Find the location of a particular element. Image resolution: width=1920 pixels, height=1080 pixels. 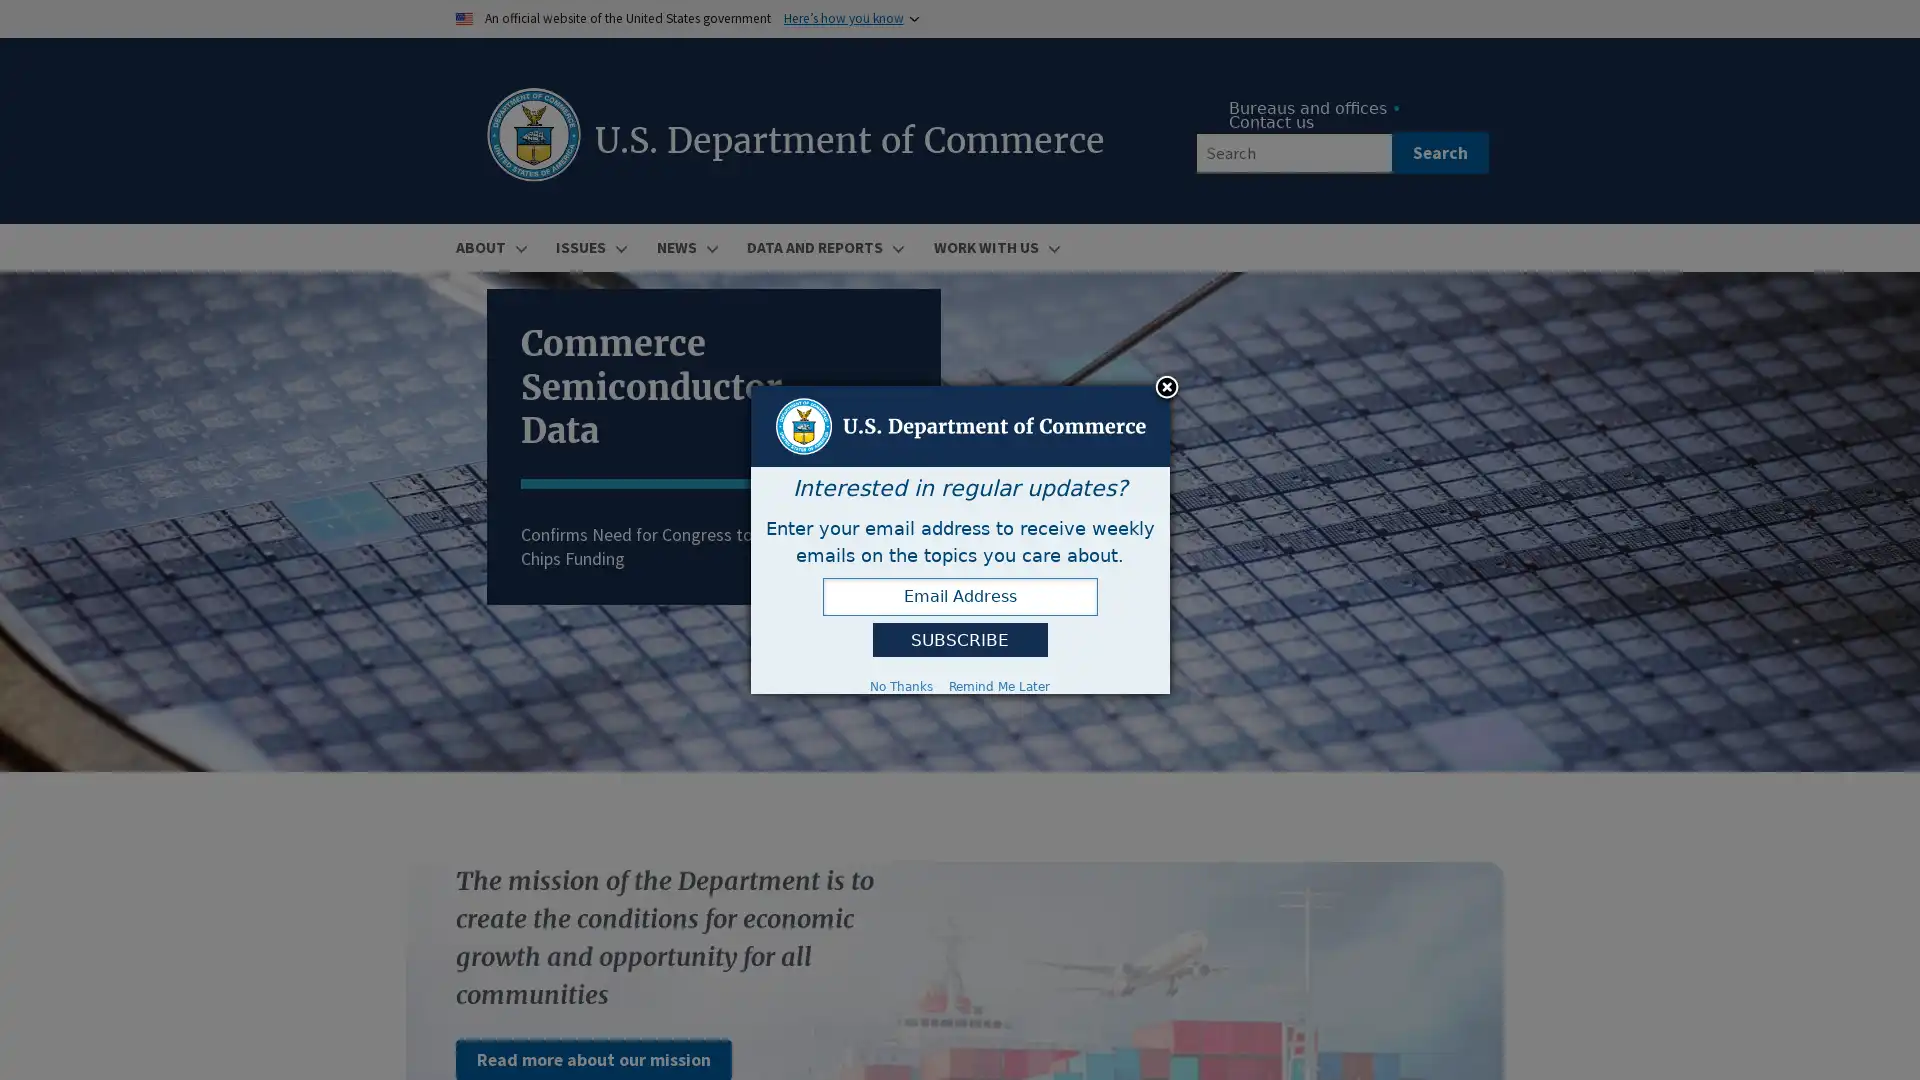

Remind Me Later is located at coordinates (999, 685).